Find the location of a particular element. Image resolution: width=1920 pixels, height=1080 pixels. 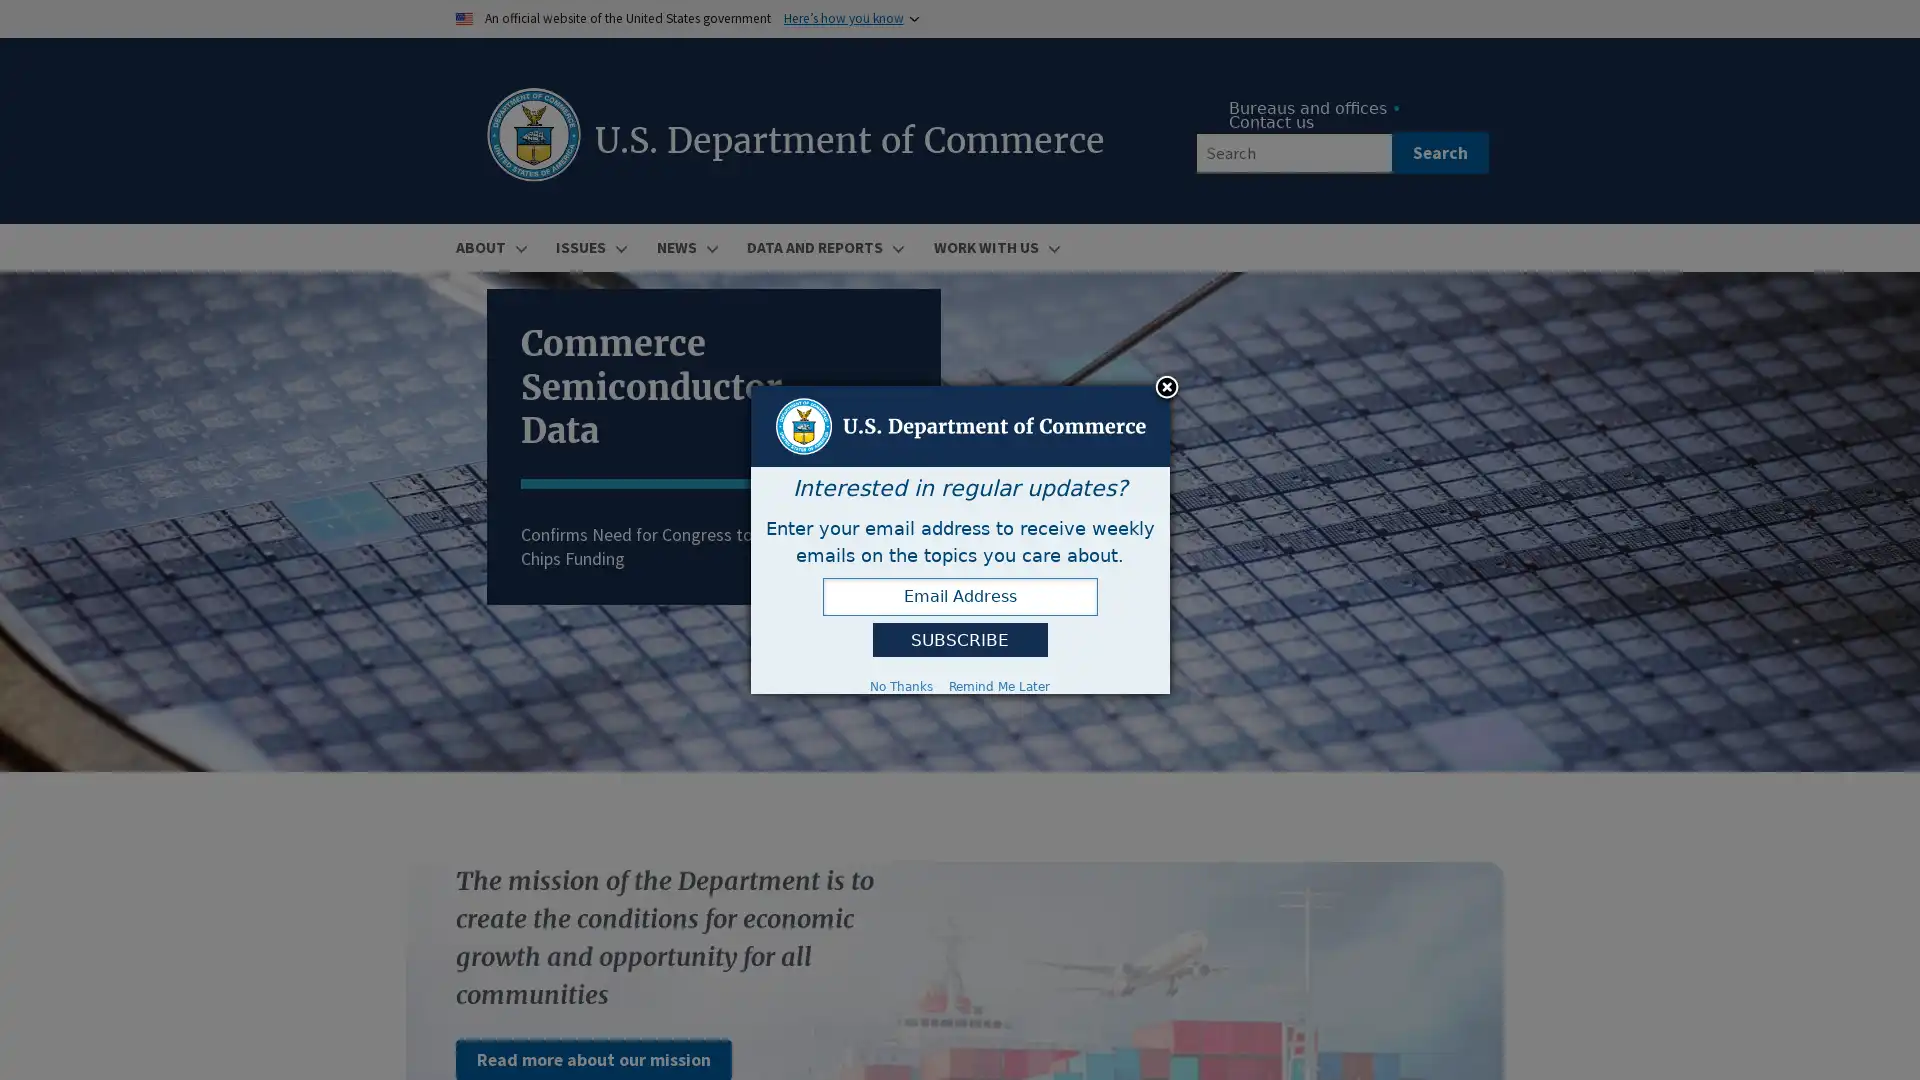

Remind Me Later is located at coordinates (999, 685).